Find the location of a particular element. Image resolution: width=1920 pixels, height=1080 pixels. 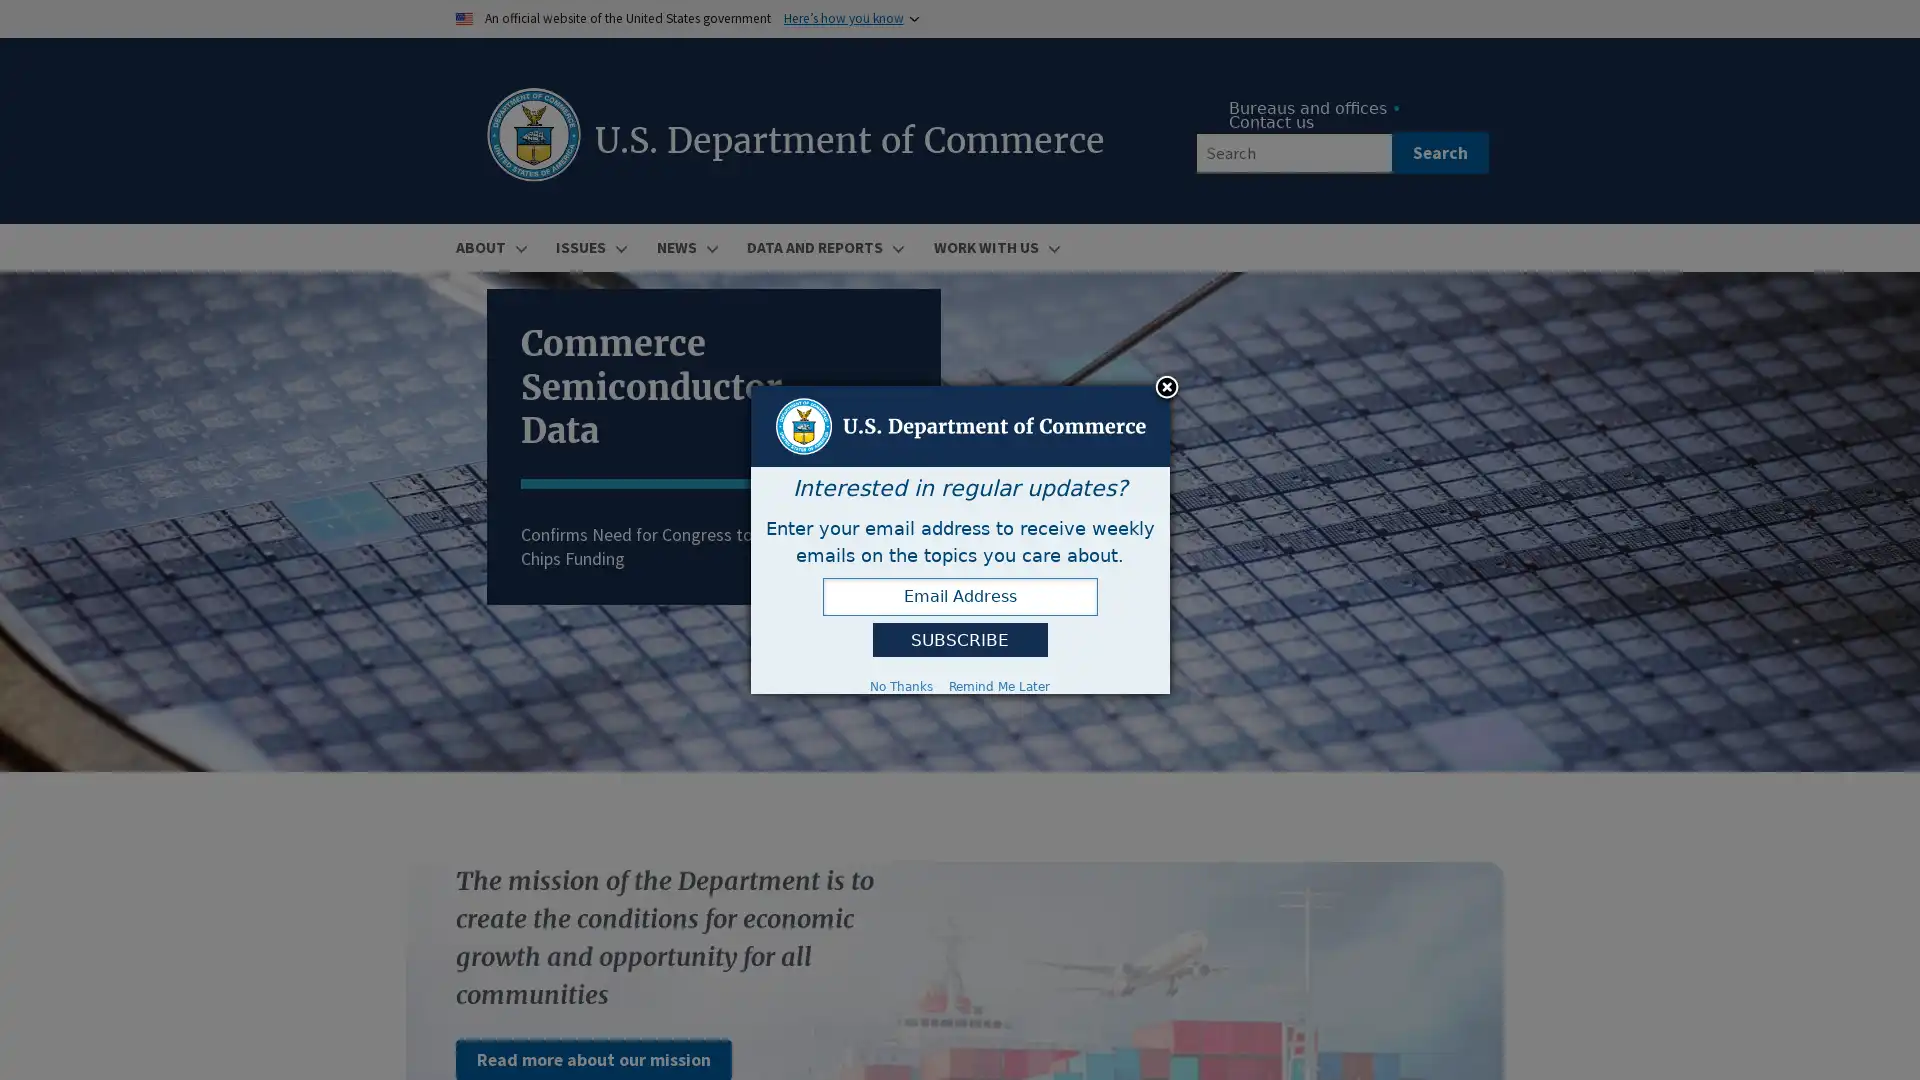

Remind Me Later is located at coordinates (999, 685).